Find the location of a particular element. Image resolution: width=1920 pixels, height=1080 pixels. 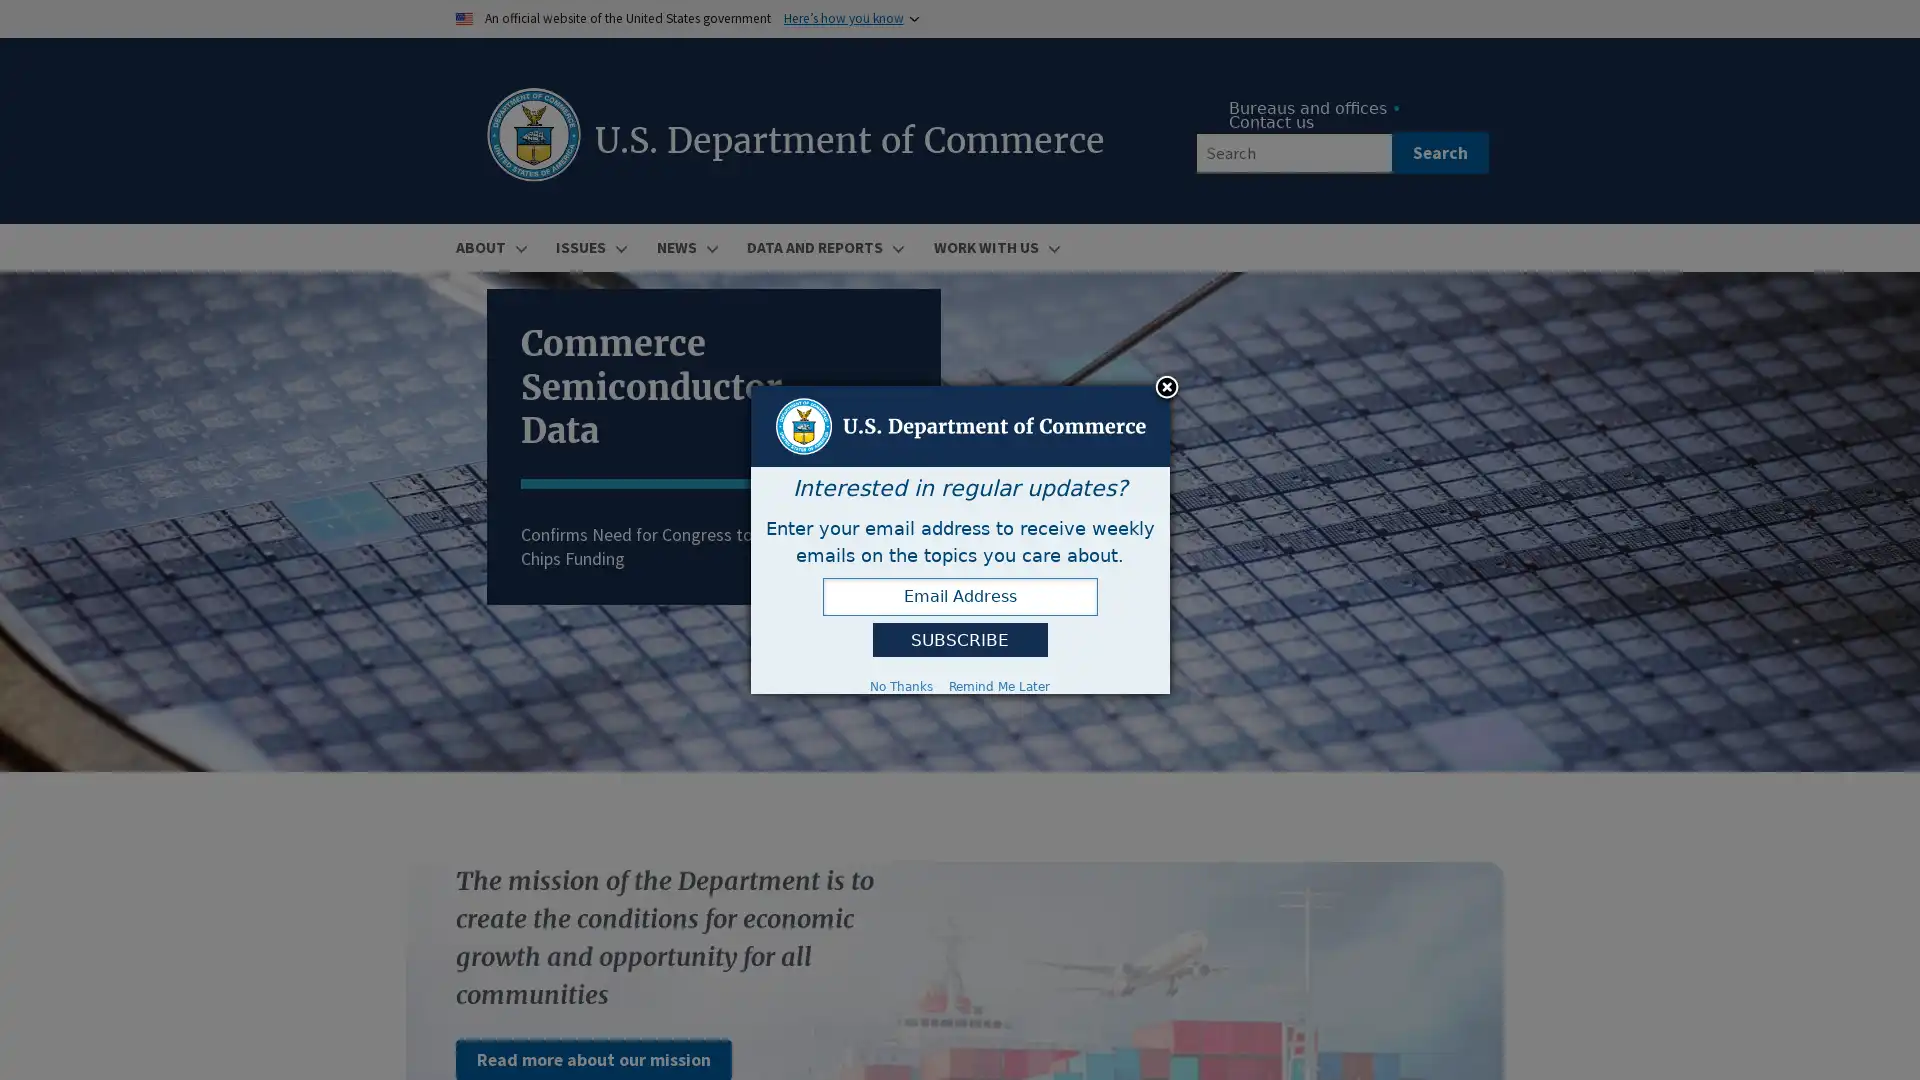

Remind Me Later is located at coordinates (999, 685).